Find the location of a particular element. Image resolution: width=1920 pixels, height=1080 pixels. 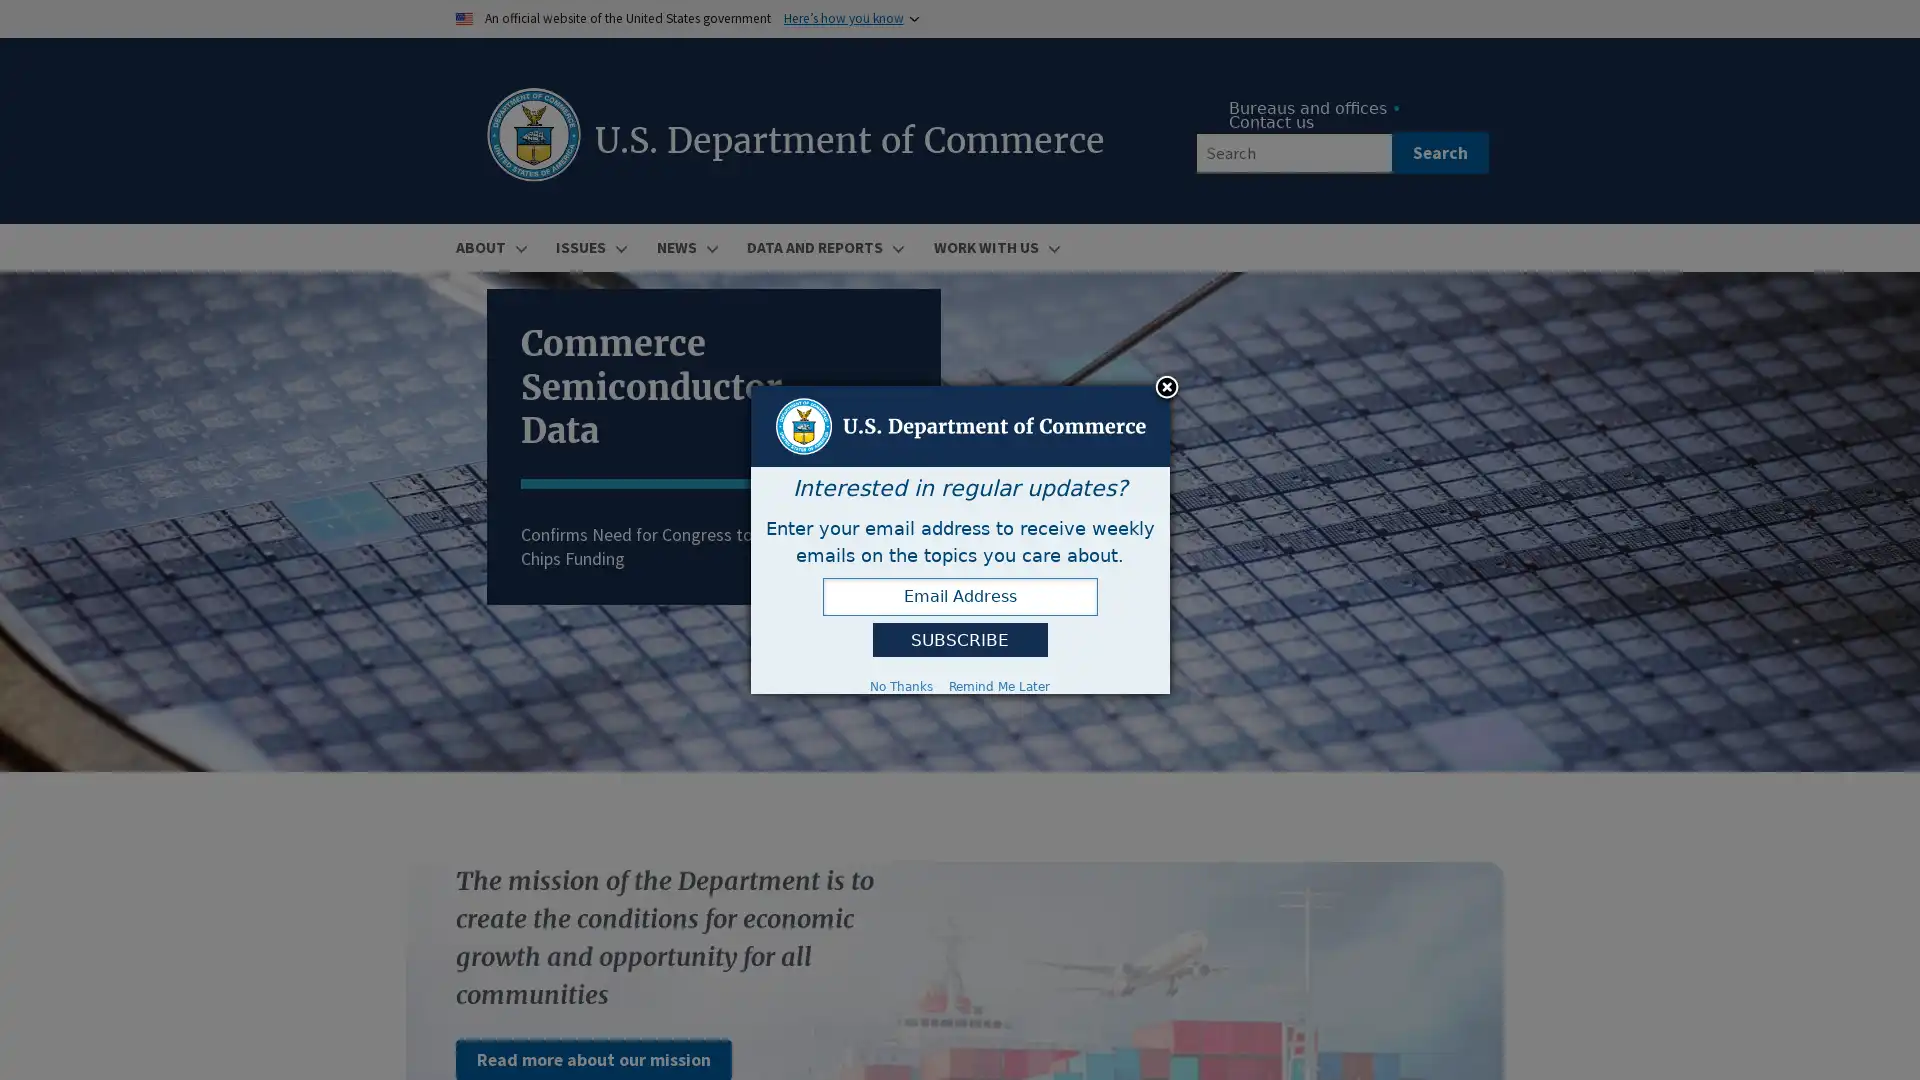

Remind Me Later is located at coordinates (999, 685).